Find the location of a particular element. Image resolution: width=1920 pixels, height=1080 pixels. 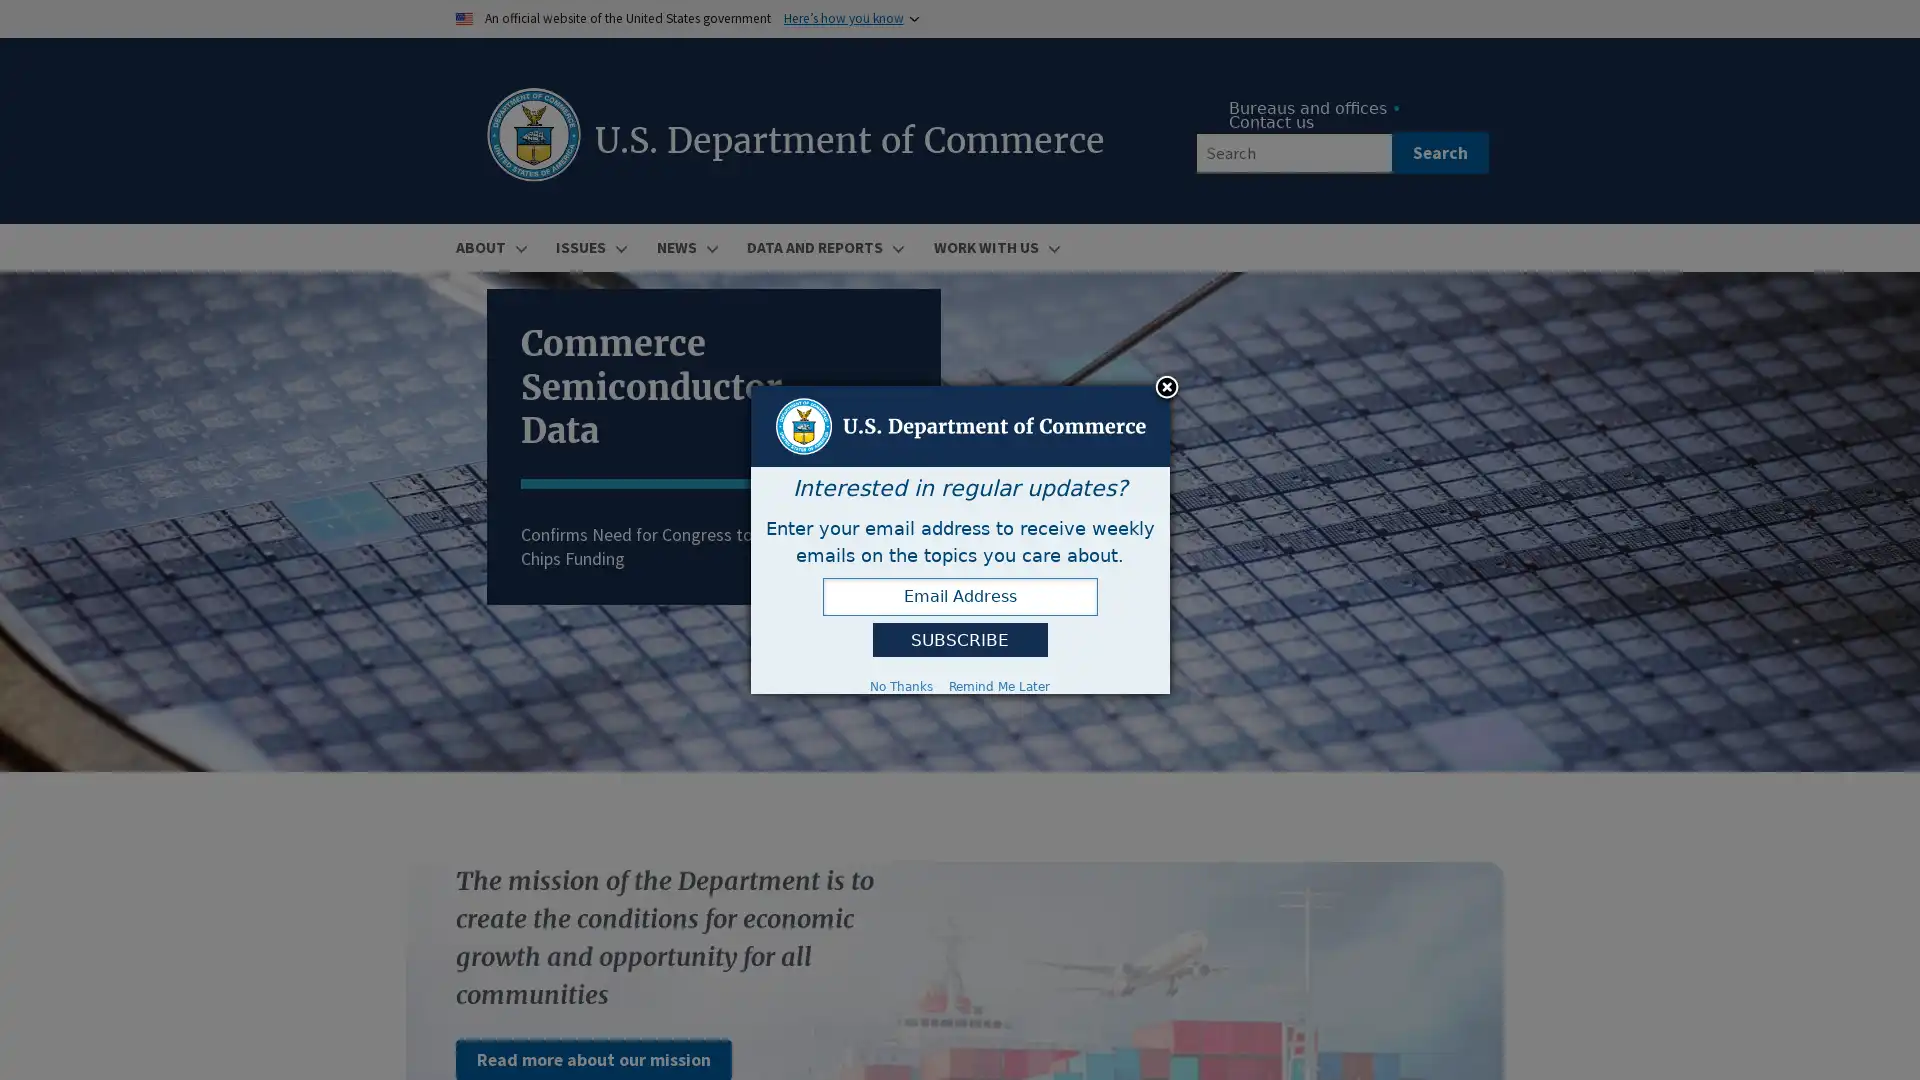

Remind Me Later is located at coordinates (999, 685).